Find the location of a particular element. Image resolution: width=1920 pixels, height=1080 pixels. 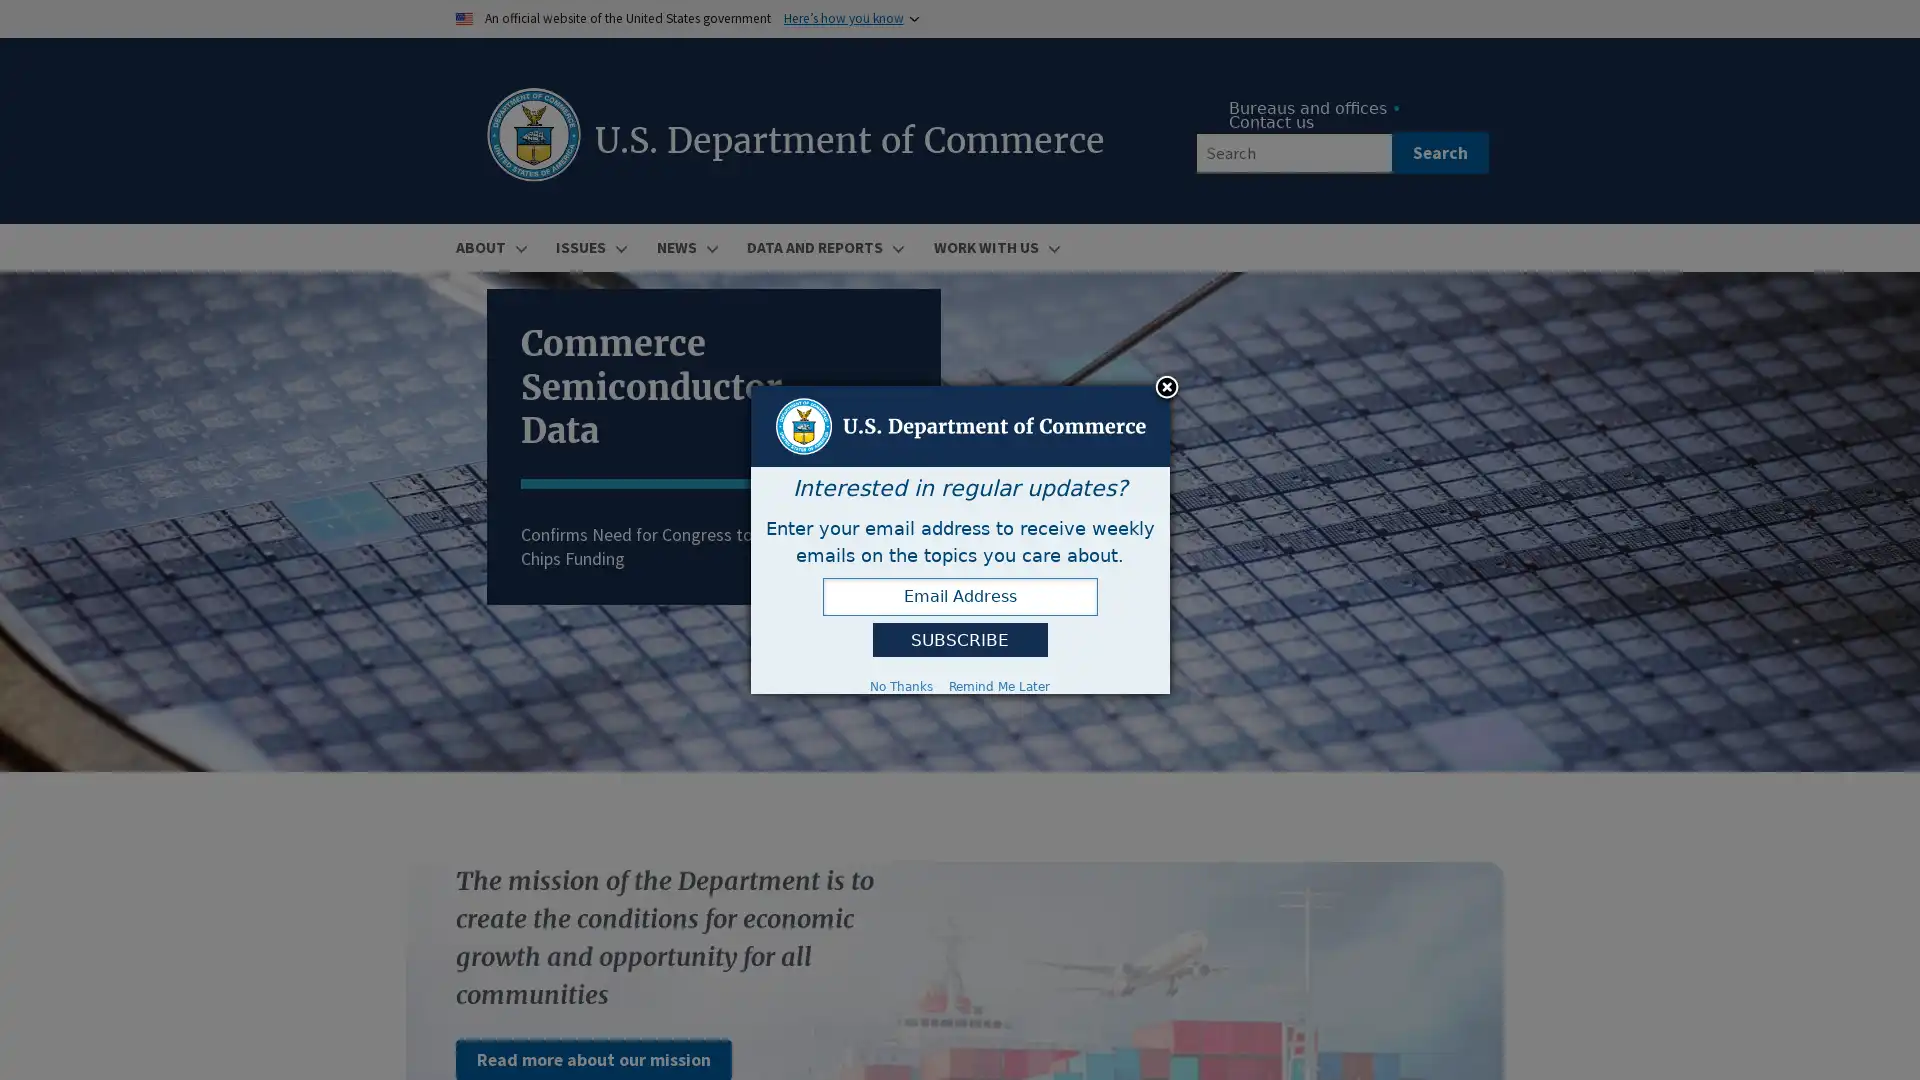

Remind Me Later is located at coordinates (999, 685).